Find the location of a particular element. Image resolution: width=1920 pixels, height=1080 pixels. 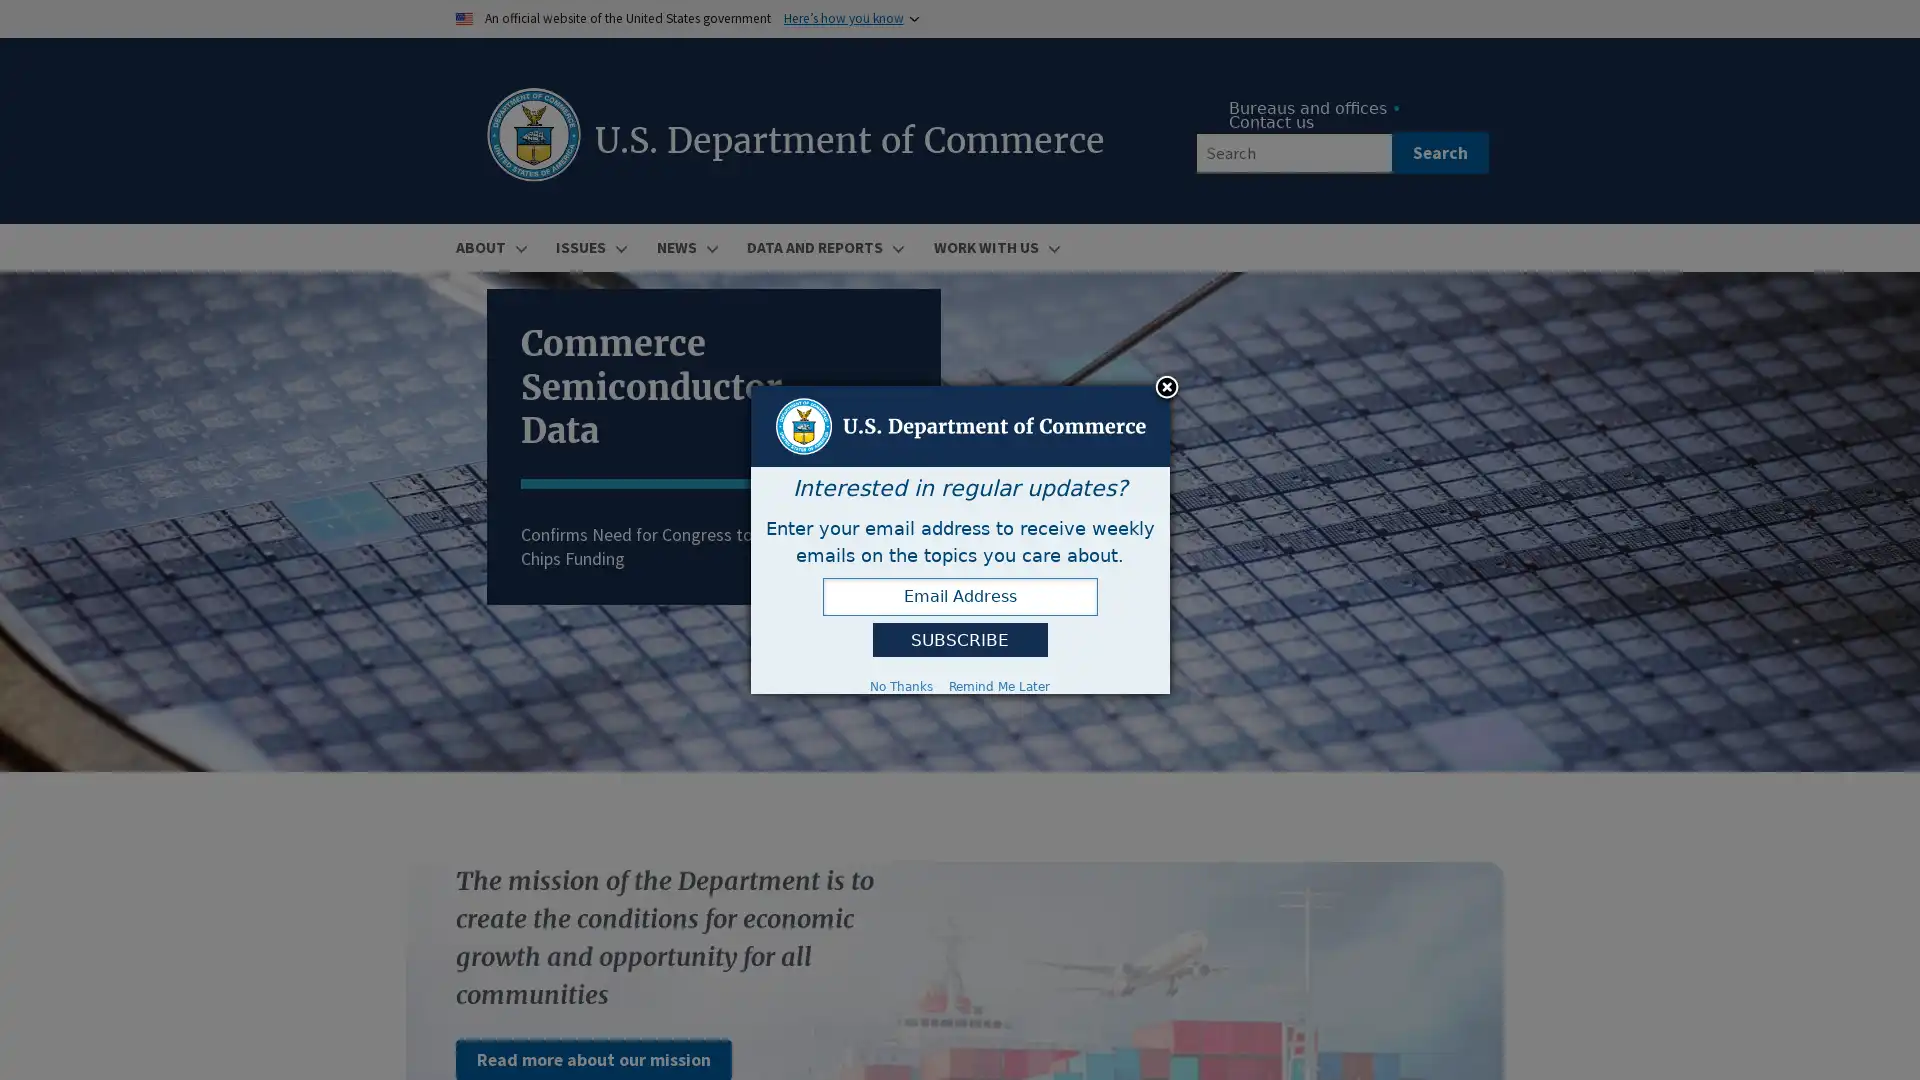

Remind Me Later is located at coordinates (999, 685).